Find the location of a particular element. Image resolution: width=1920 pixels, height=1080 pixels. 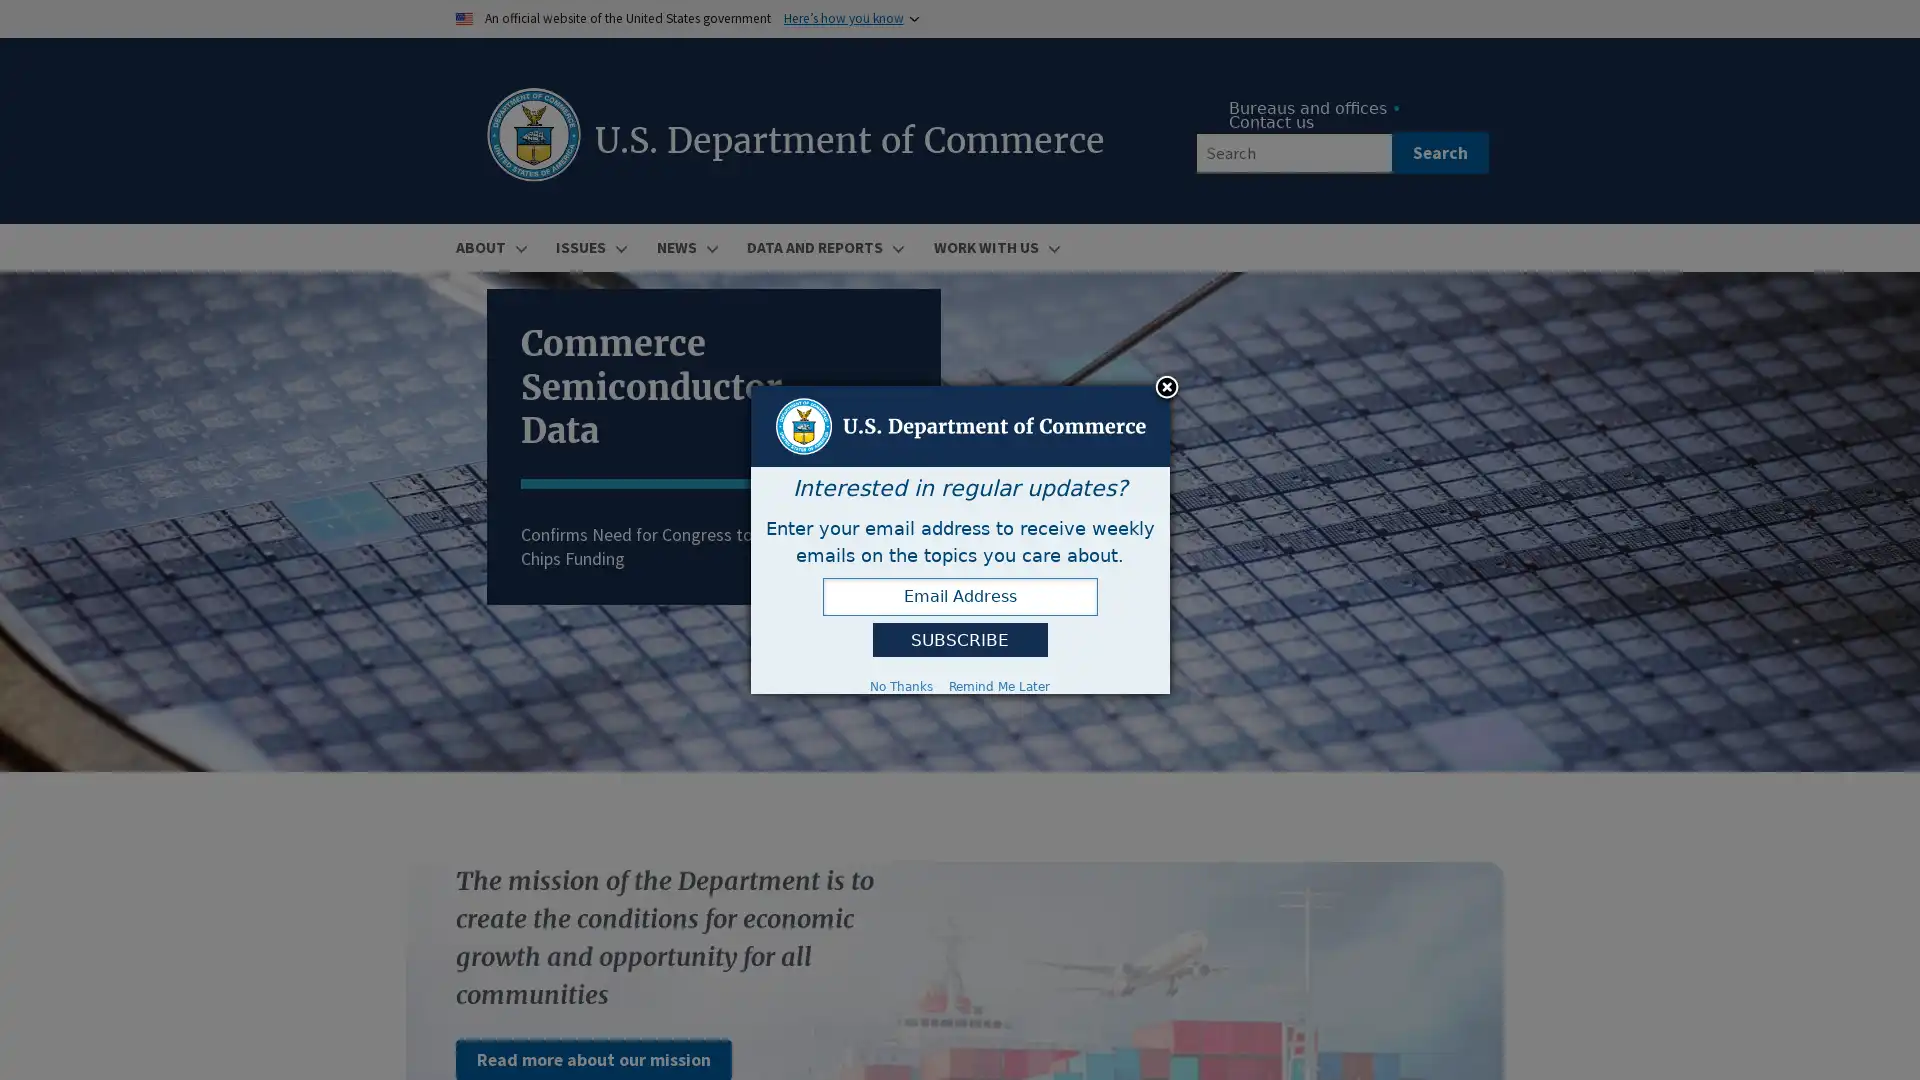

Remind Me Later is located at coordinates (999, 685).